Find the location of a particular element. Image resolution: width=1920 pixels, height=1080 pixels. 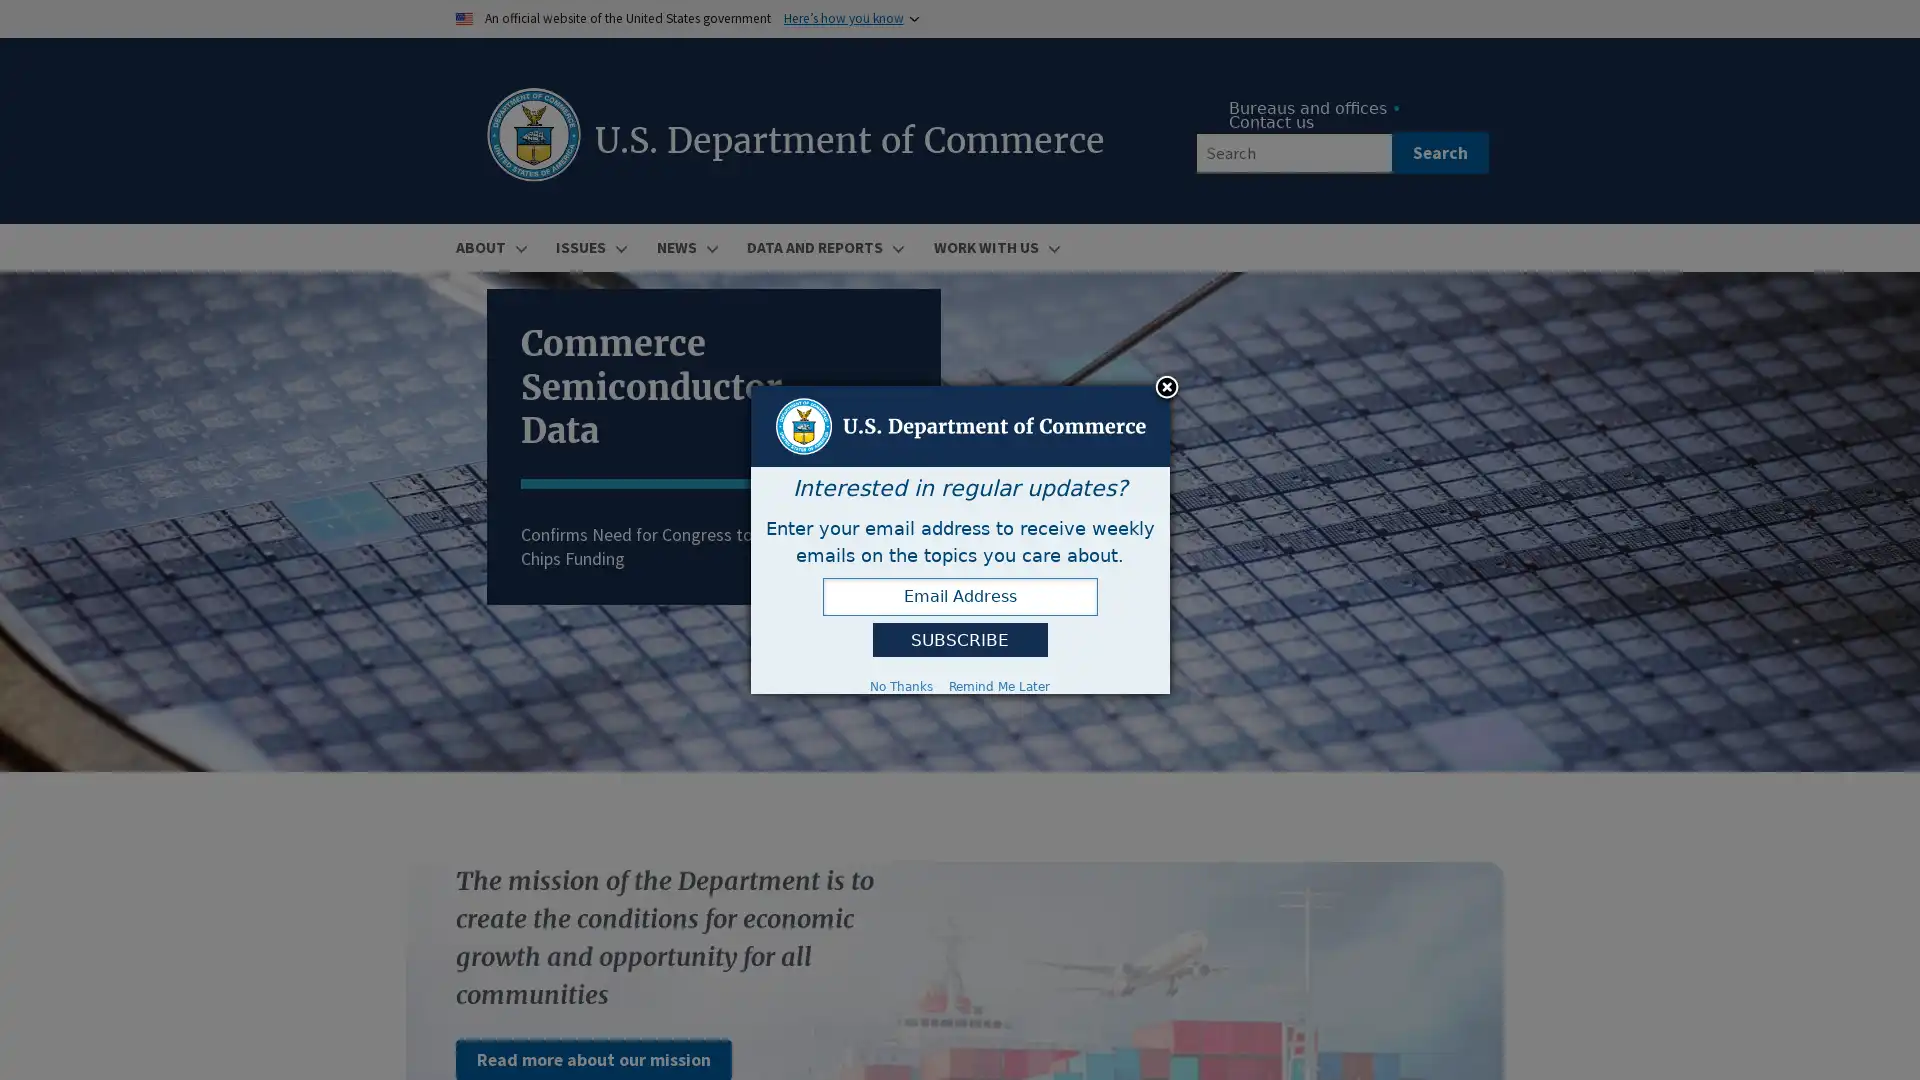

Remind Me Later is located at coordinates (999, 685).